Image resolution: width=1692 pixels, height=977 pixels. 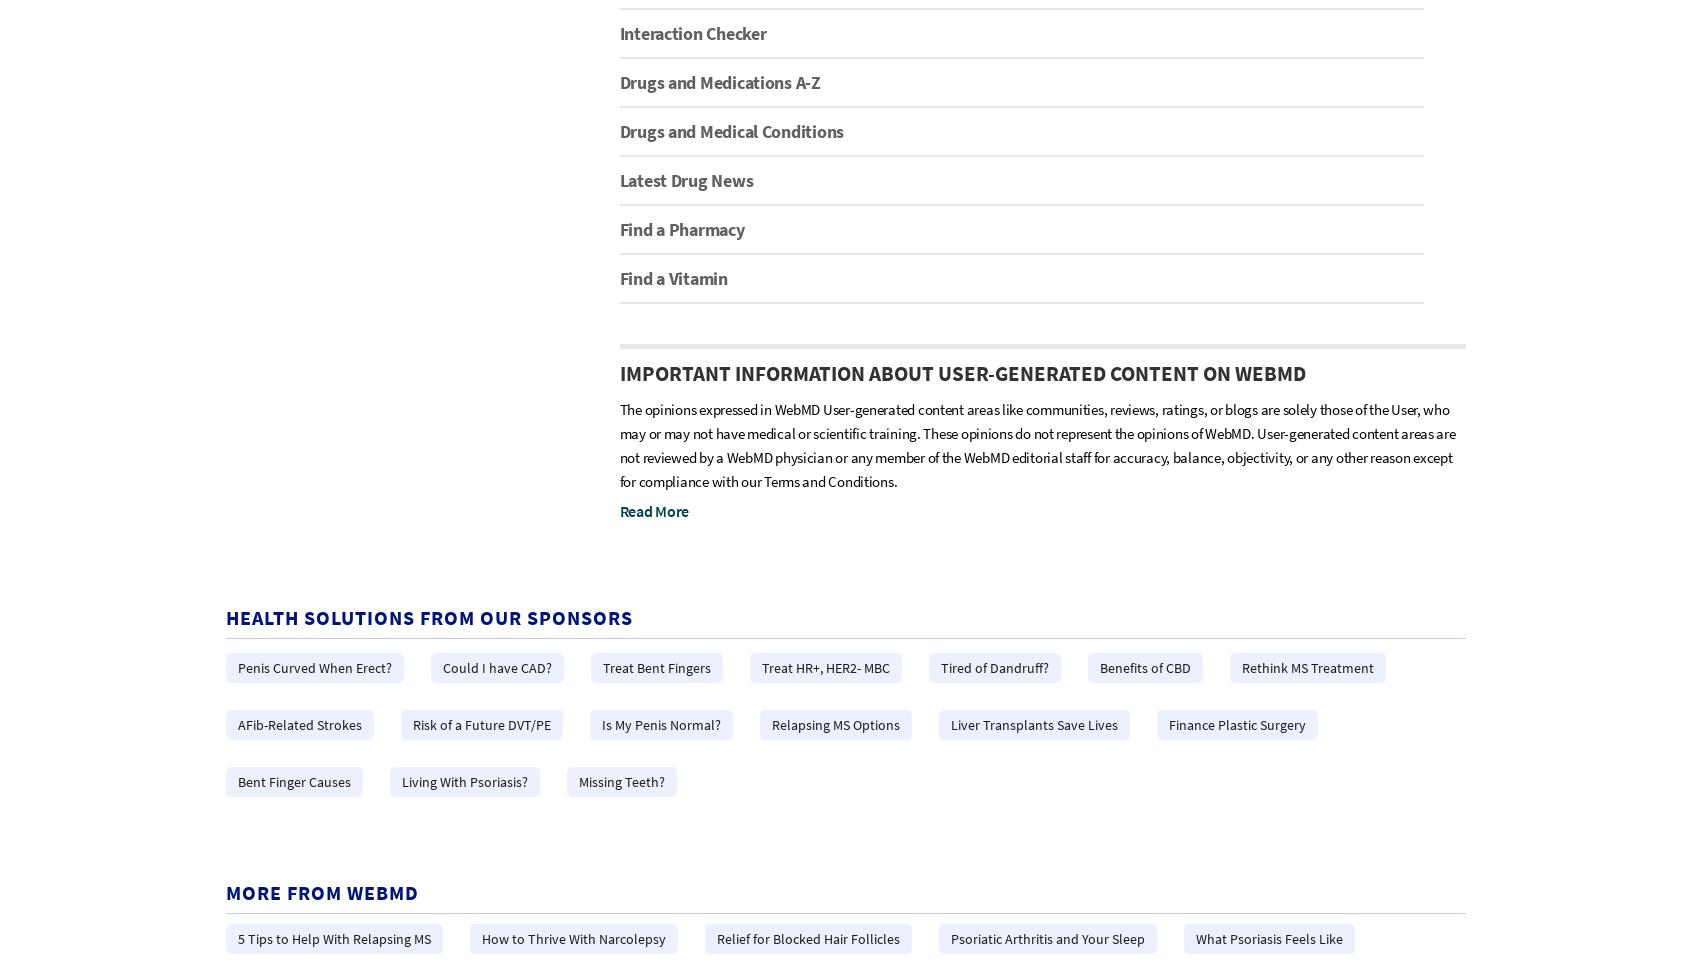 What do you see at coordinates (541, 270) in the screenshot?
I see `'Whole Body Affected by Gut Health'` at bounding box center [541, 270].